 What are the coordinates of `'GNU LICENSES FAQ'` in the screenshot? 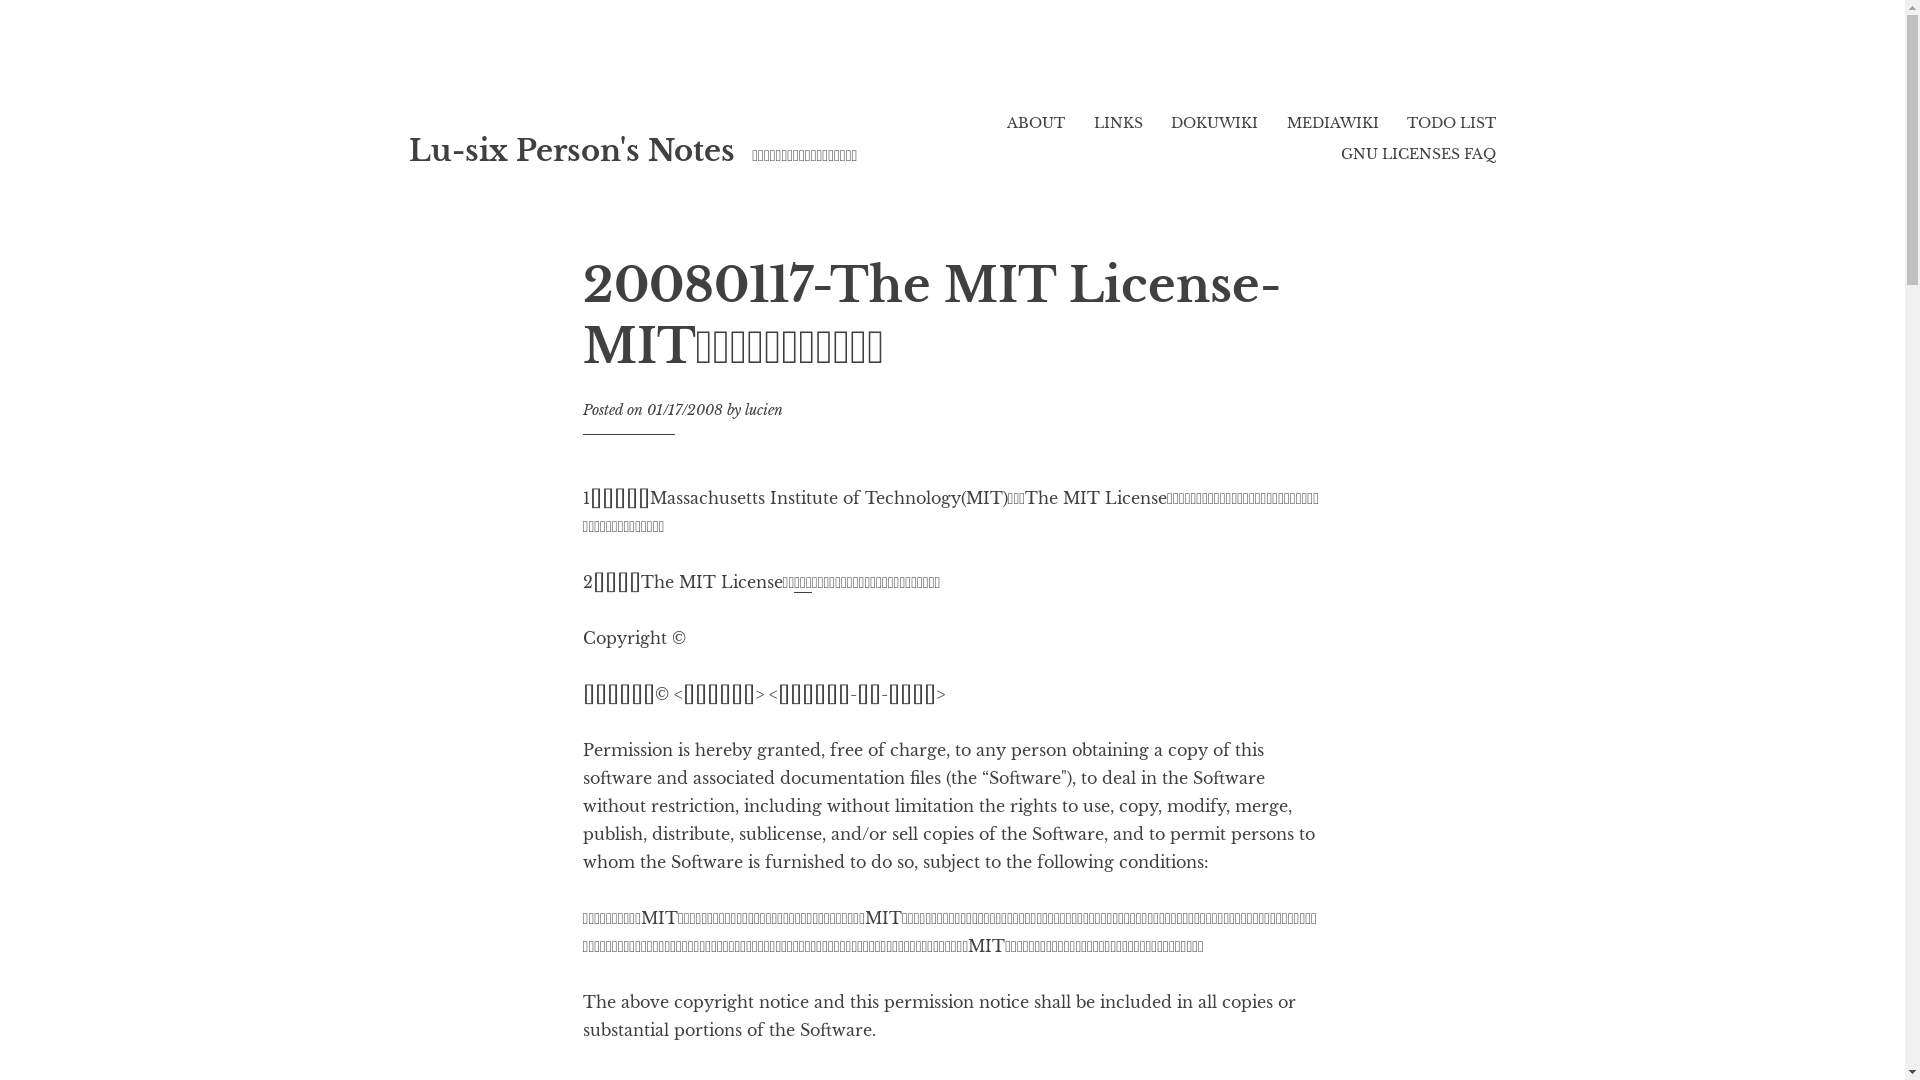 It's located at (1340, 153).